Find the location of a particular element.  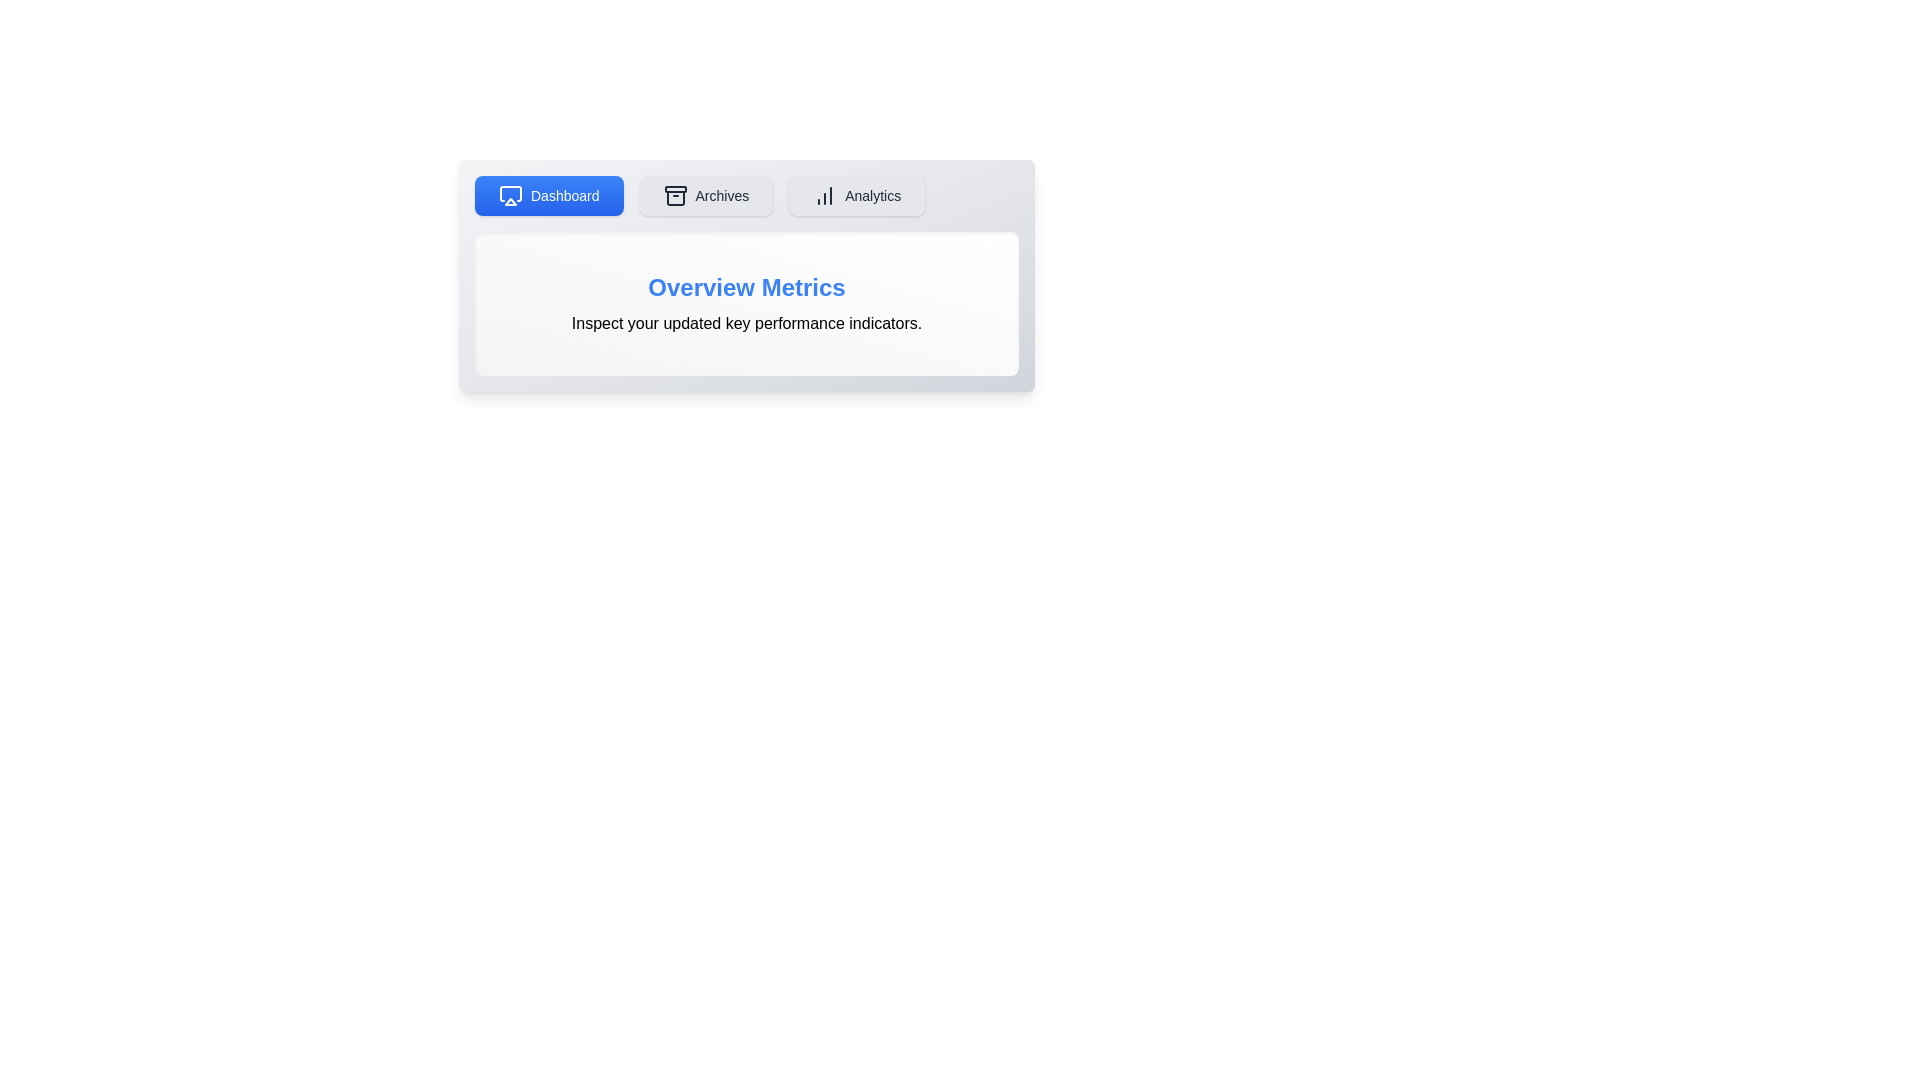

the tab labeled Analytics by clicking on it is located at coordinates (857, 196).